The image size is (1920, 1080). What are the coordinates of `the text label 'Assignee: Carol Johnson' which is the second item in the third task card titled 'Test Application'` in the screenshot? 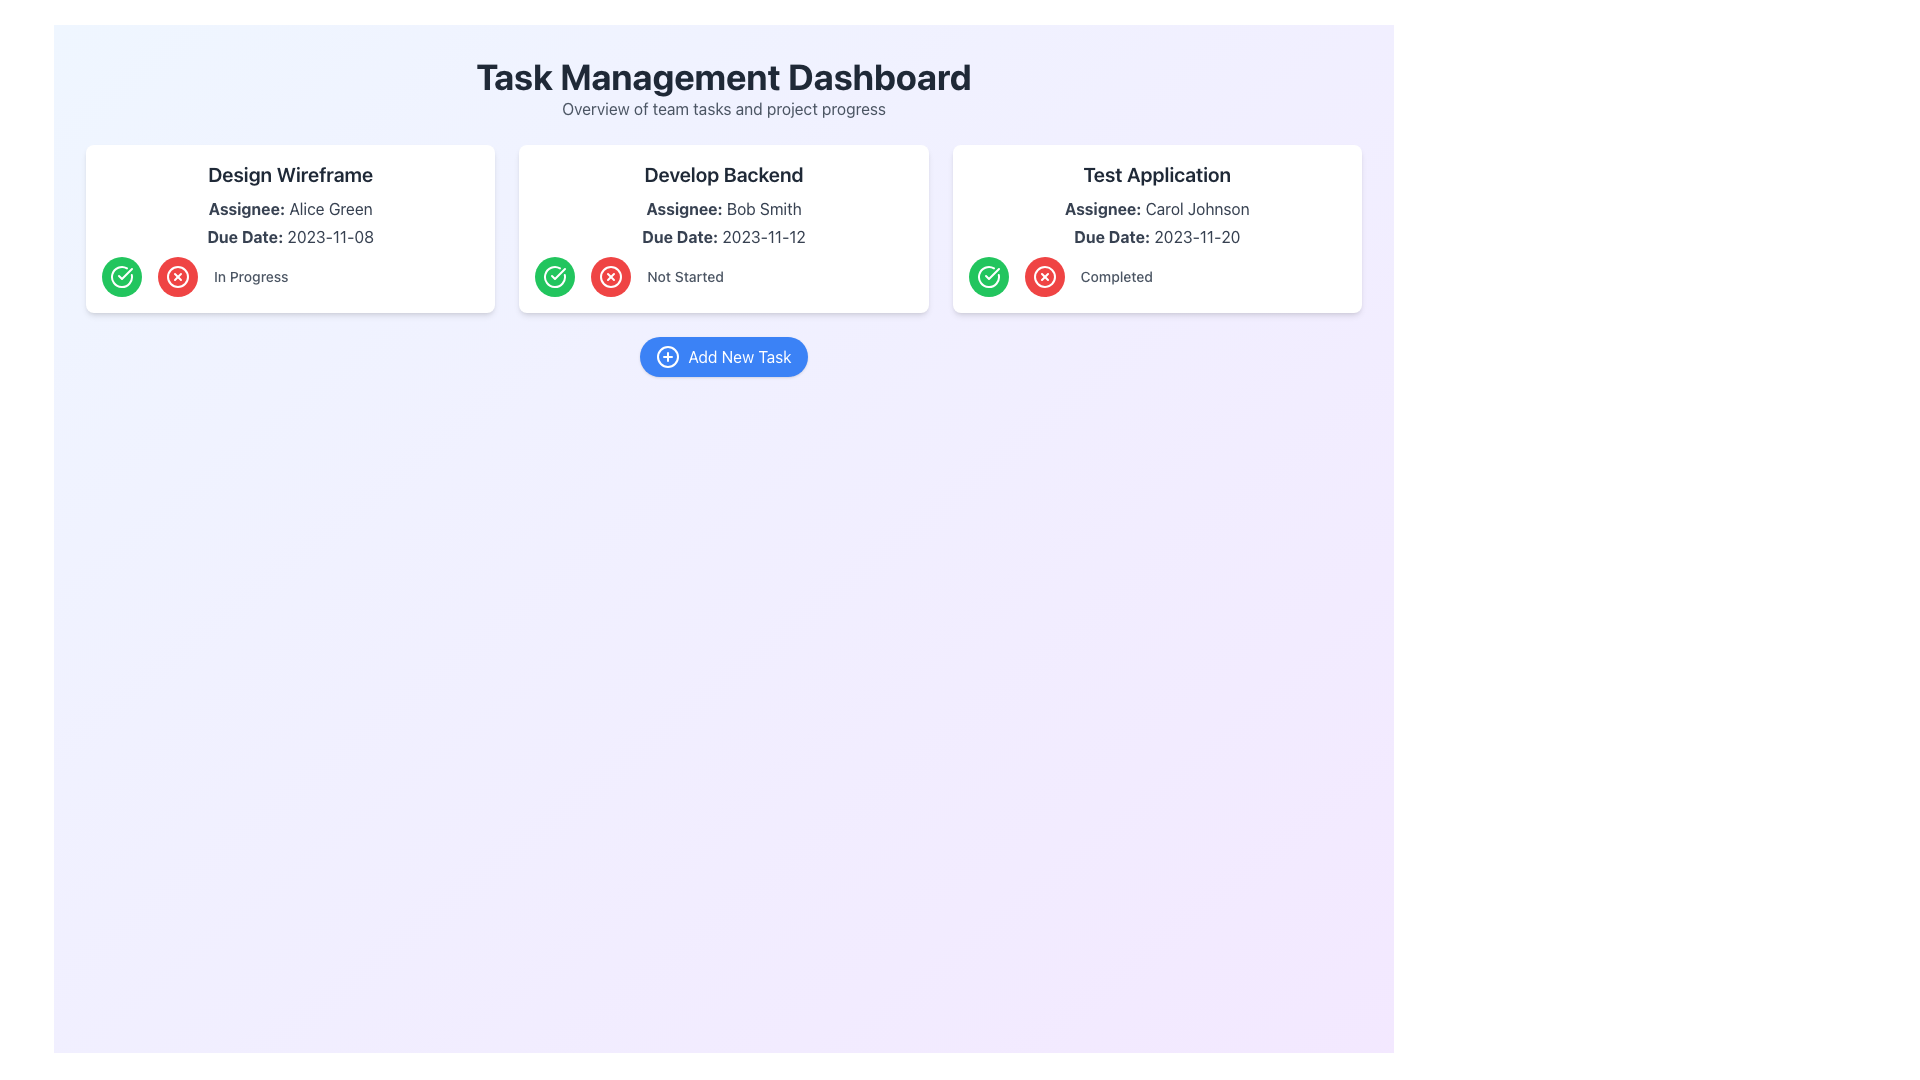 It's located at (1157, 208).